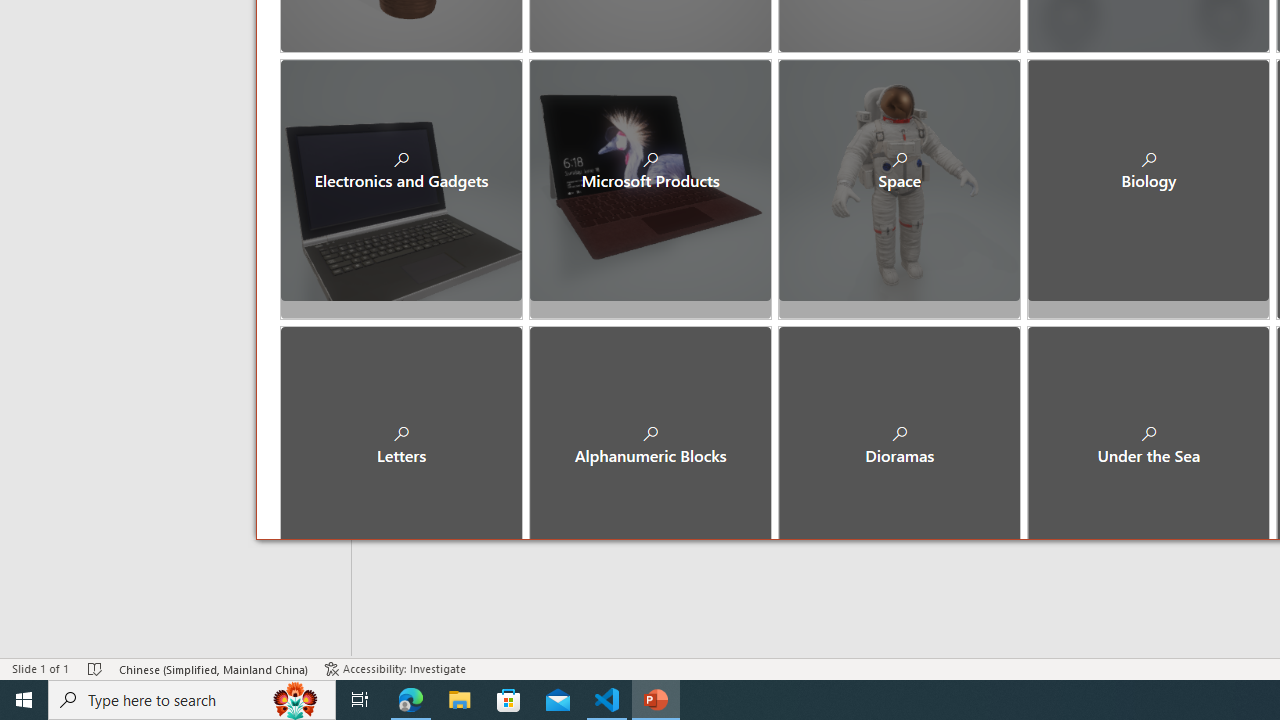  What do you see at coordinates (1148, 180) in the screenshot?
I see `'Biology'` at bounding box center [1148, 180].